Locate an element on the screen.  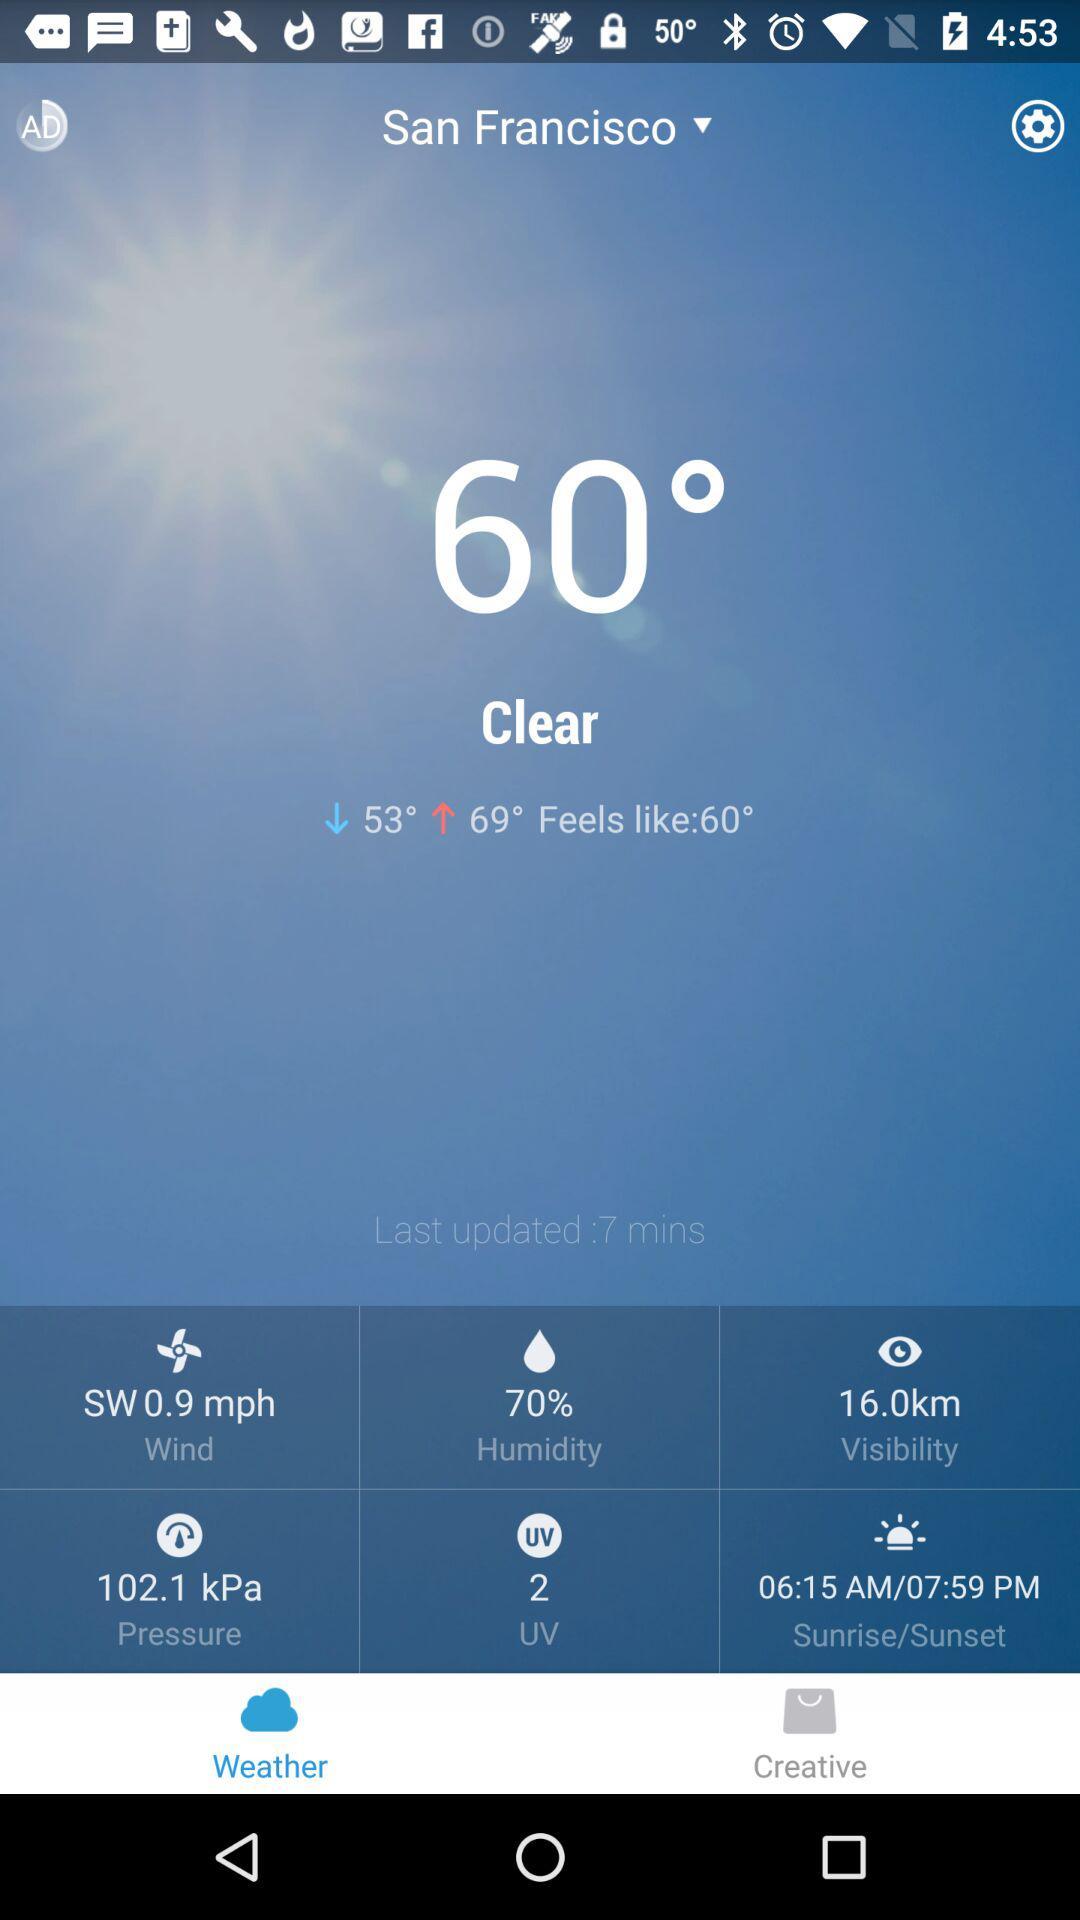
the settings icon is located at coordinates (1036, 133).